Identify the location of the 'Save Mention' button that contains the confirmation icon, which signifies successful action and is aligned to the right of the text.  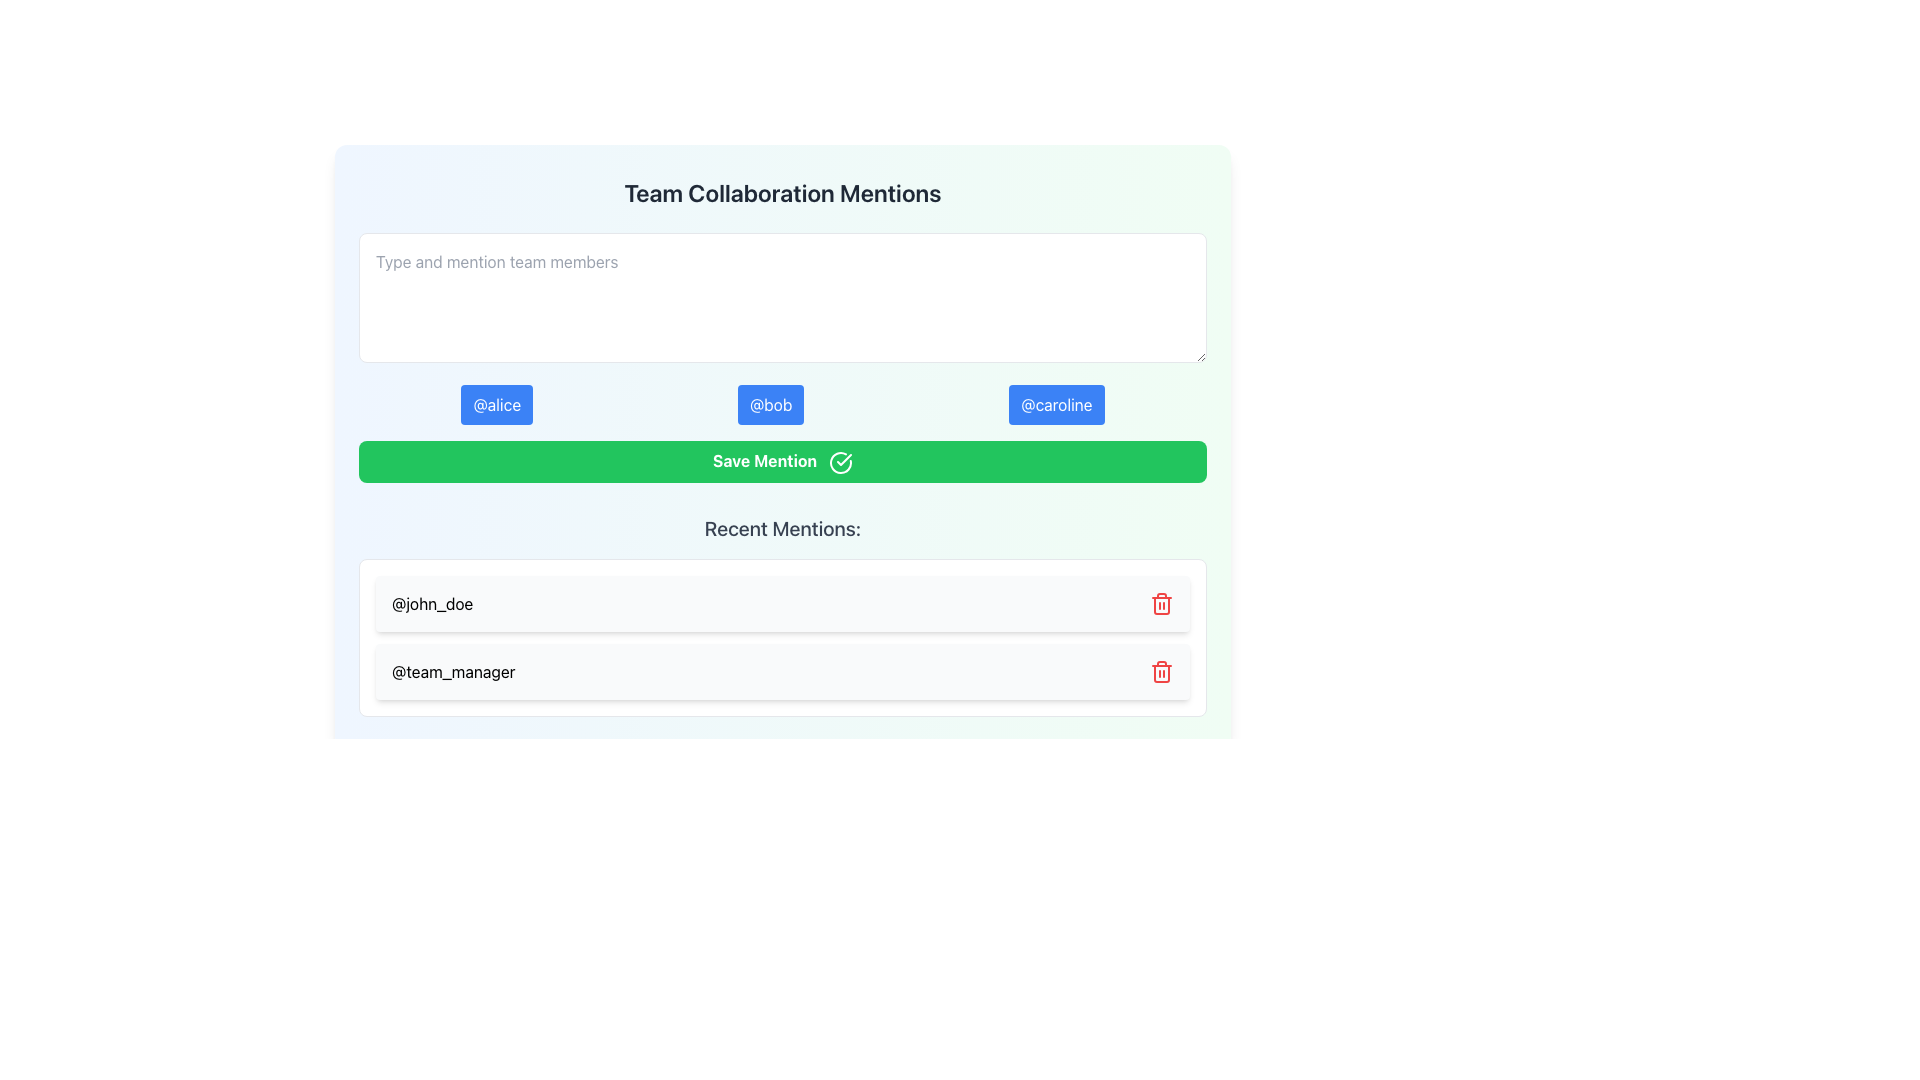
(840, 462).